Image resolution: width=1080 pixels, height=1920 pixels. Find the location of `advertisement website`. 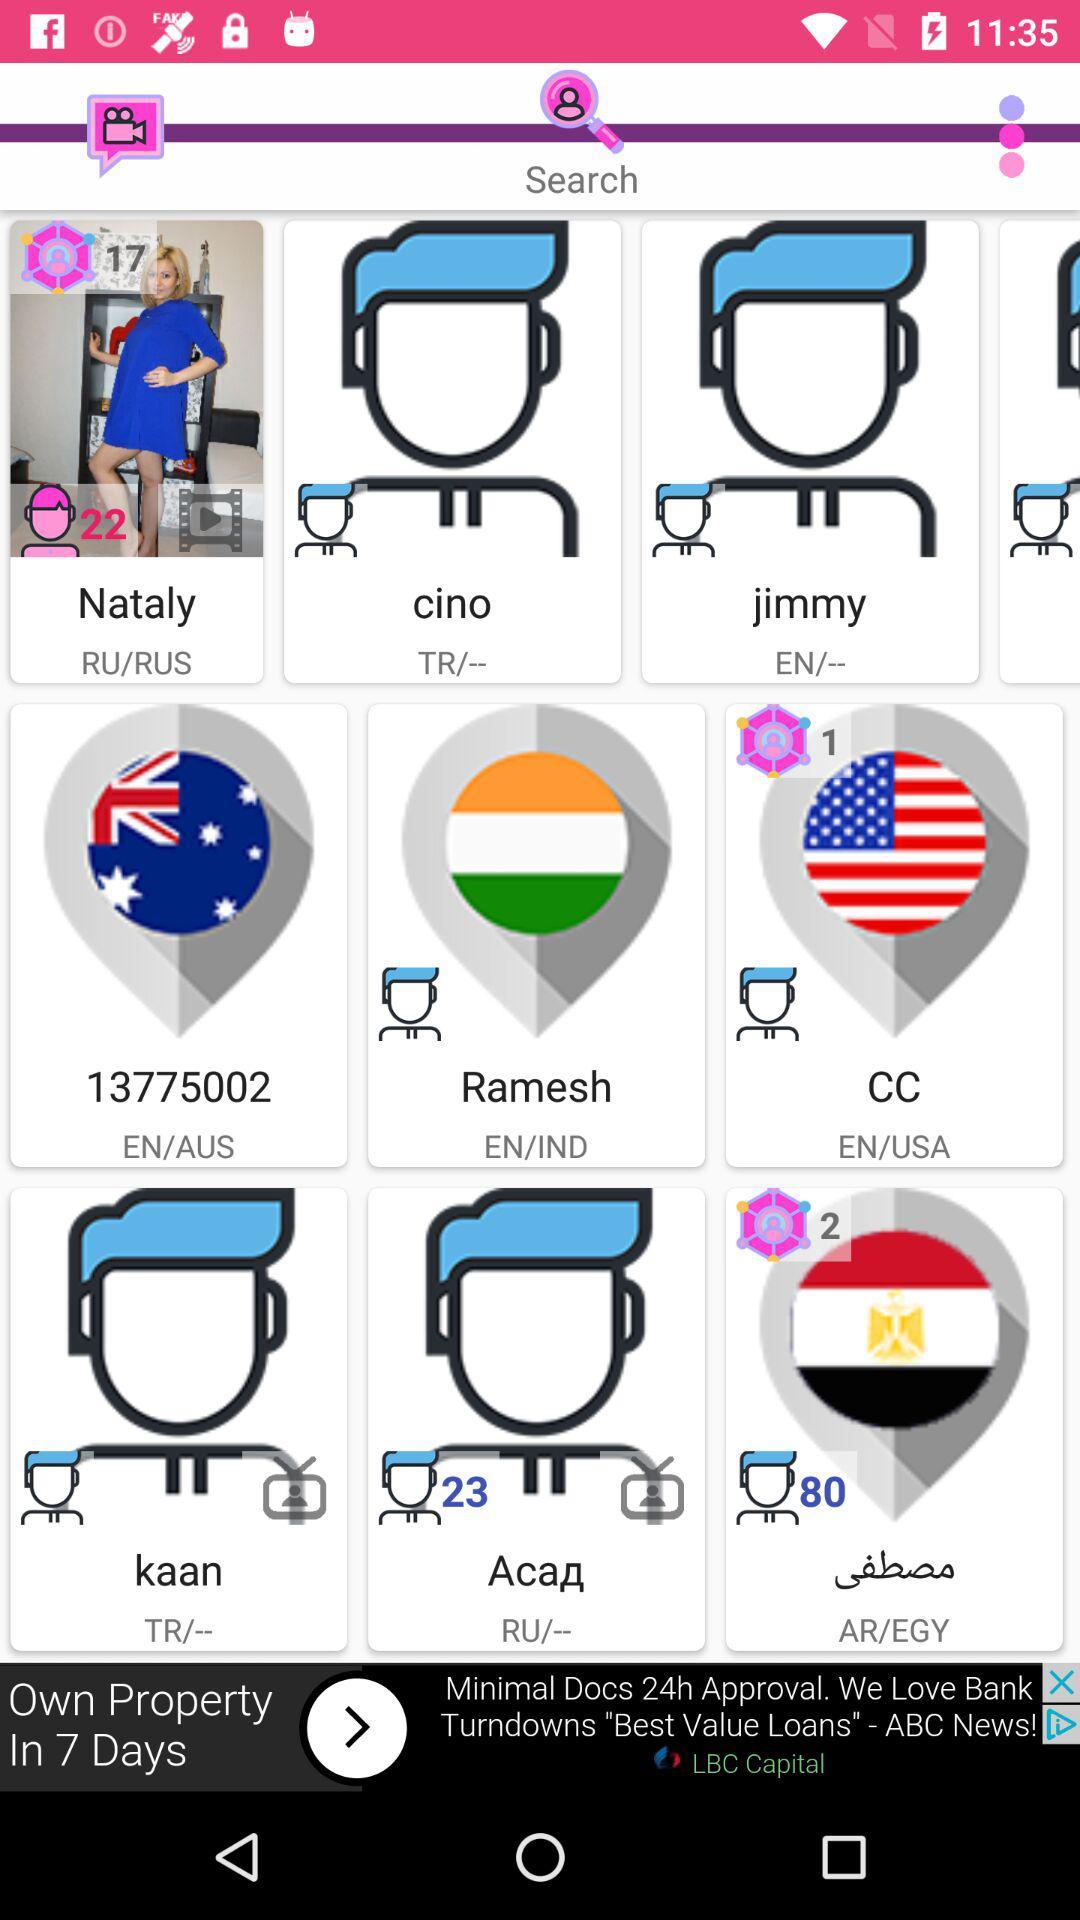

advertisement website is located at coordinates (540, 1727).